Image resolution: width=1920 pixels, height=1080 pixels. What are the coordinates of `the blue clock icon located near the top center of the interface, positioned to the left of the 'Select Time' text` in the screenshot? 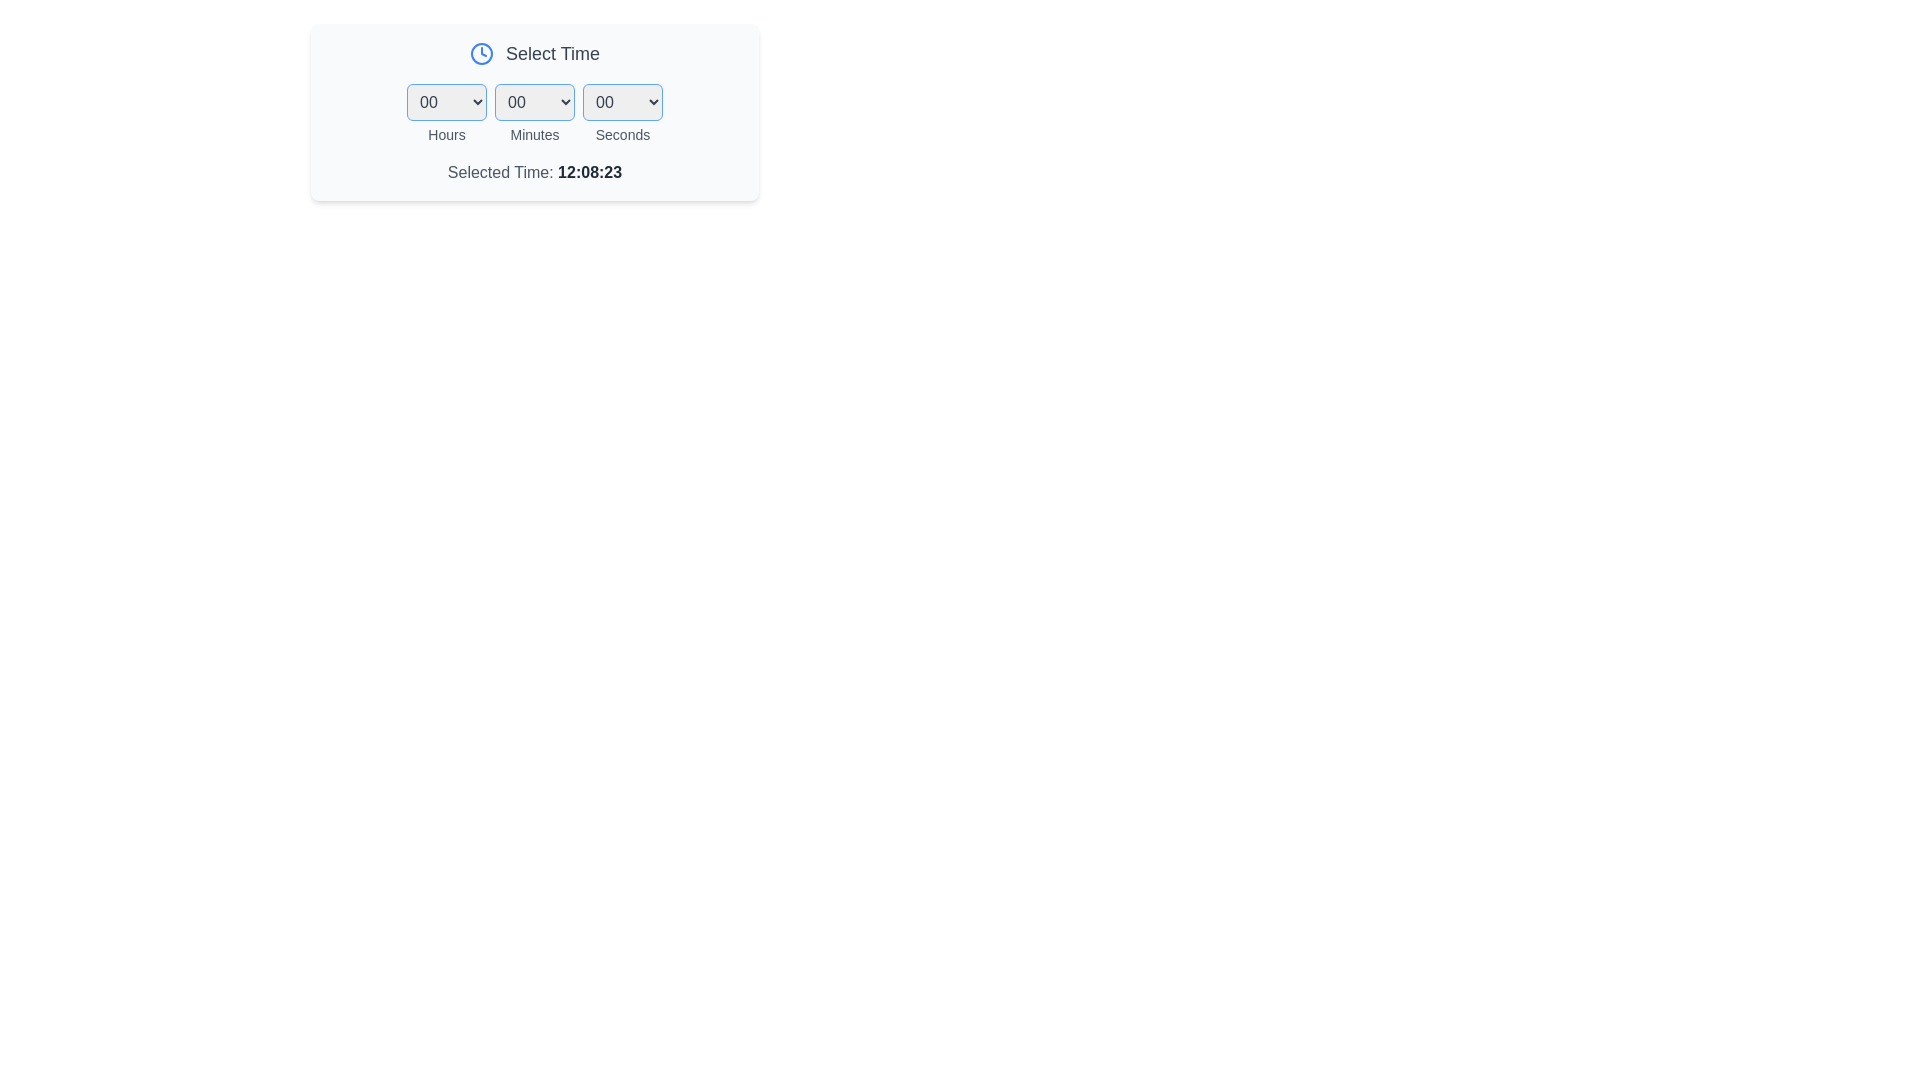 It's located at (481, 53).